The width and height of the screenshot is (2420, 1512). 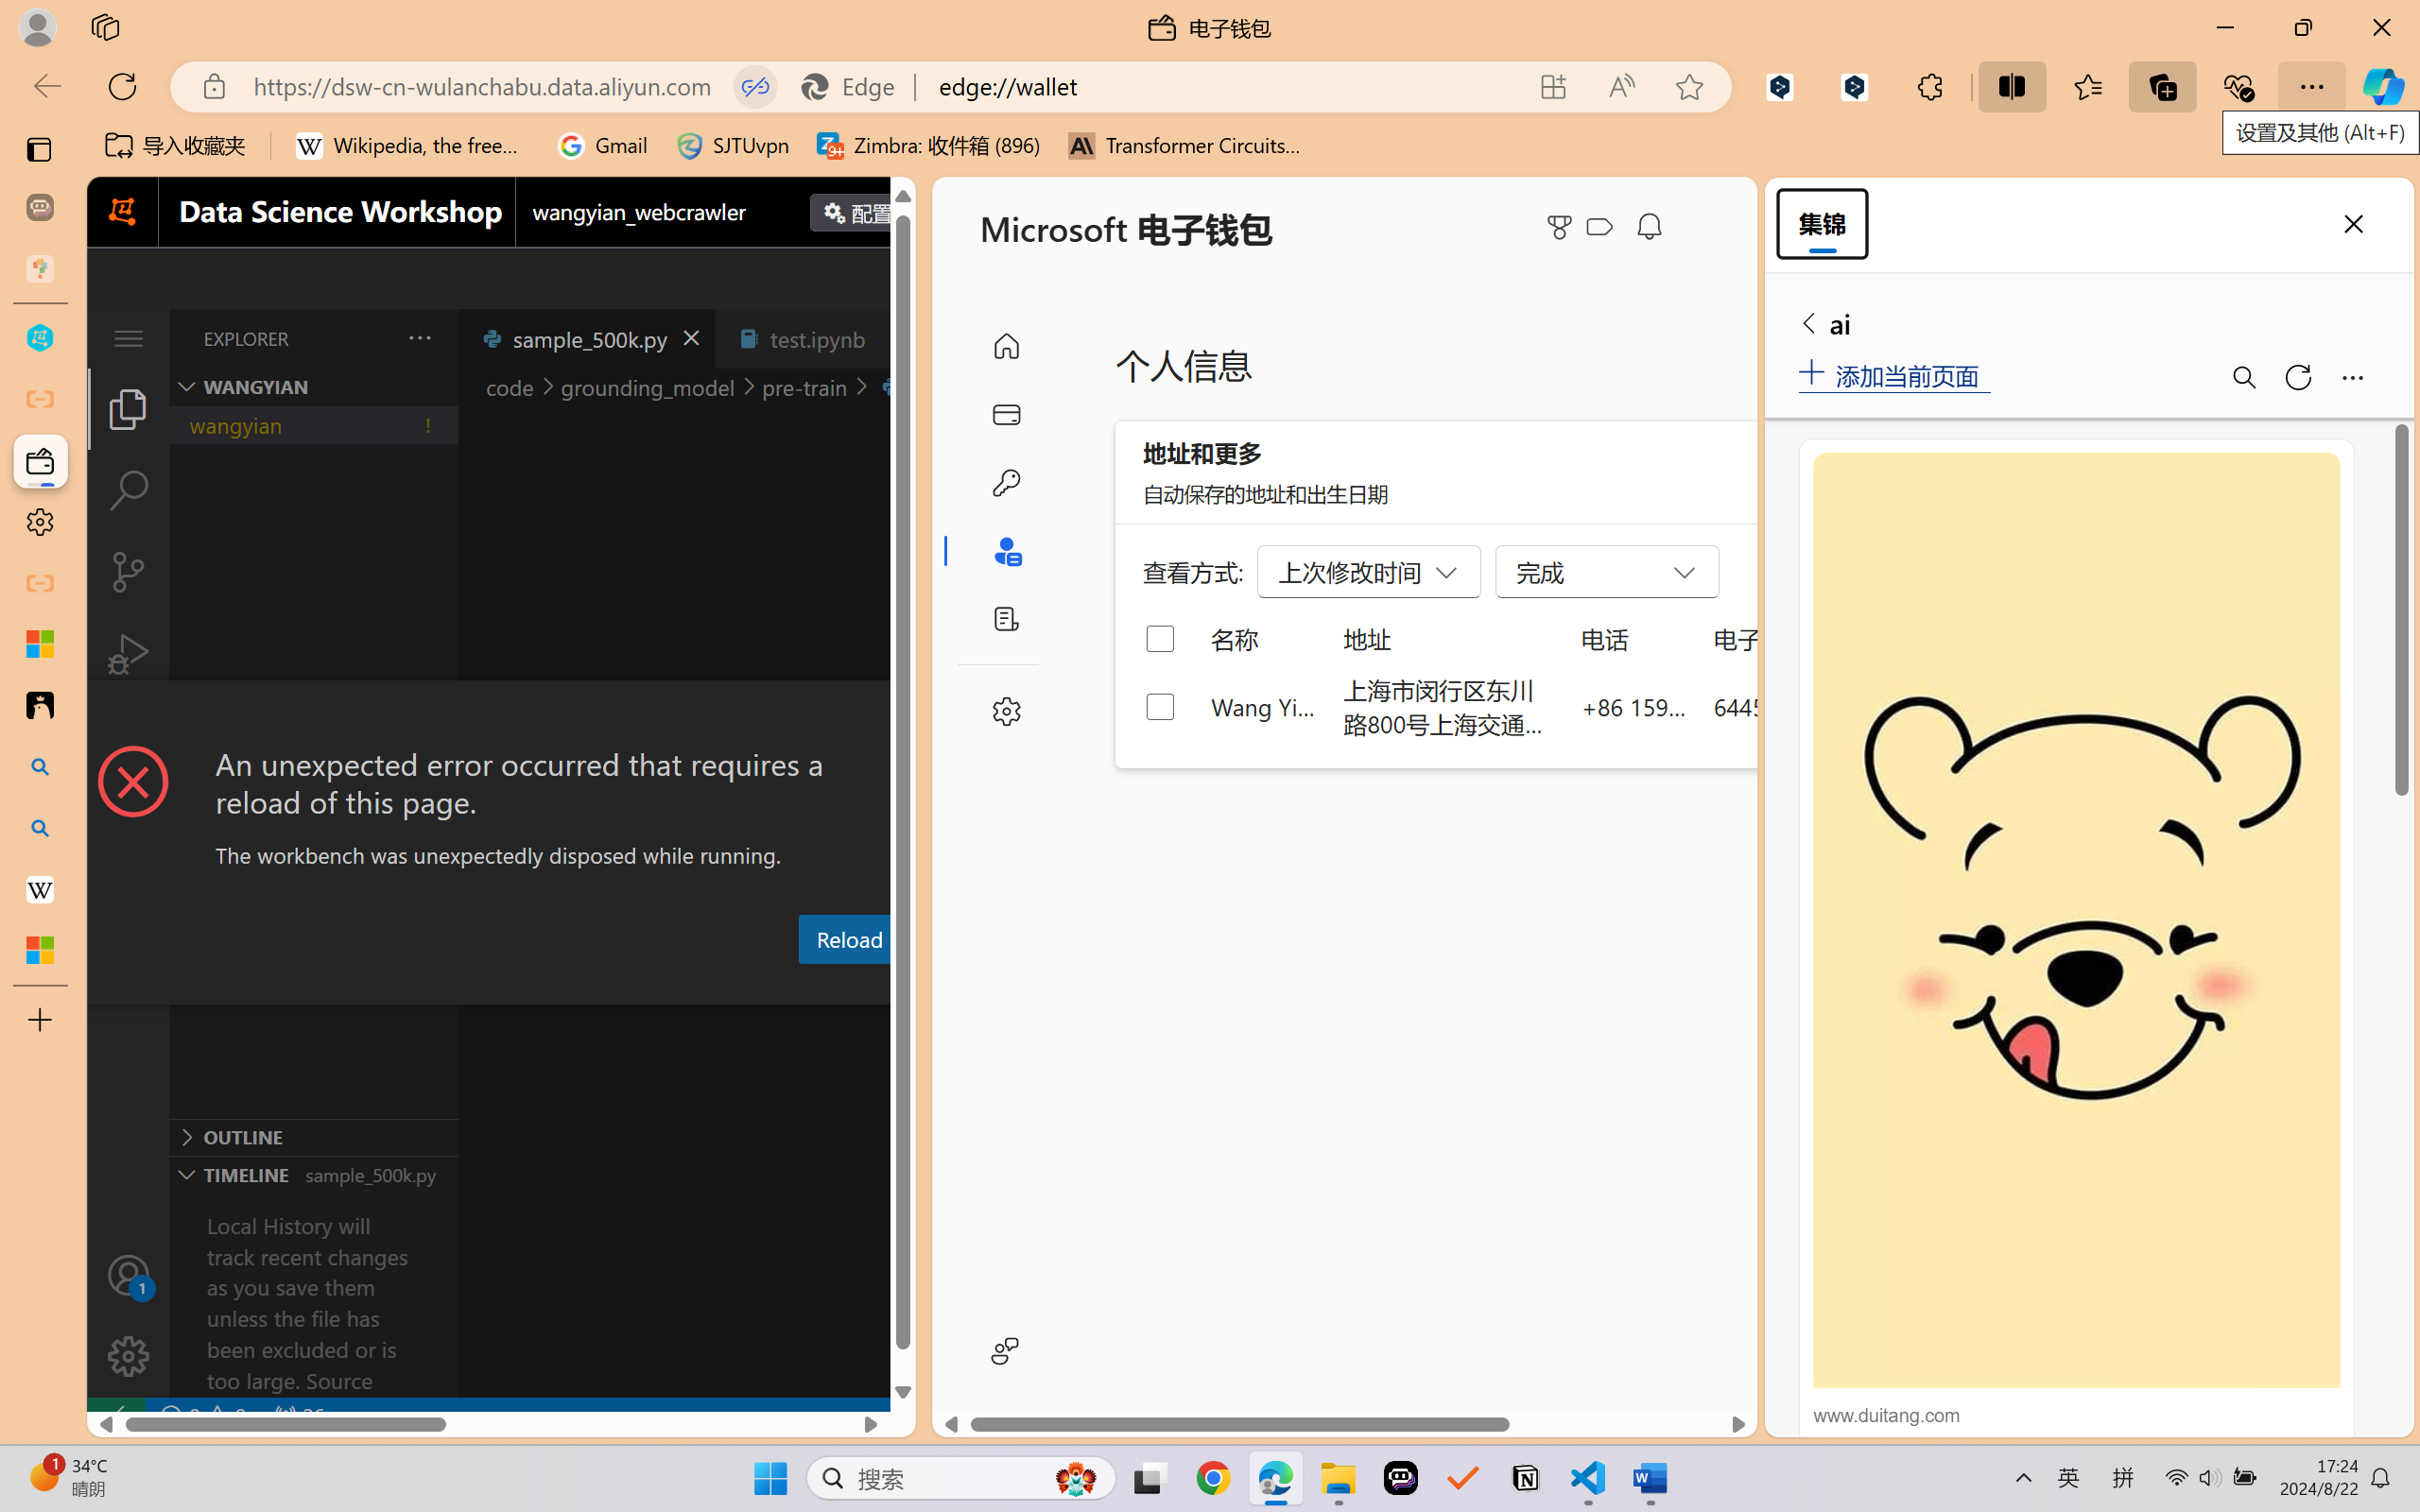 What do you see at coordinates (601, 145) in the screenshot?
I see `'Gmail'` at bounding box center [601, 145].